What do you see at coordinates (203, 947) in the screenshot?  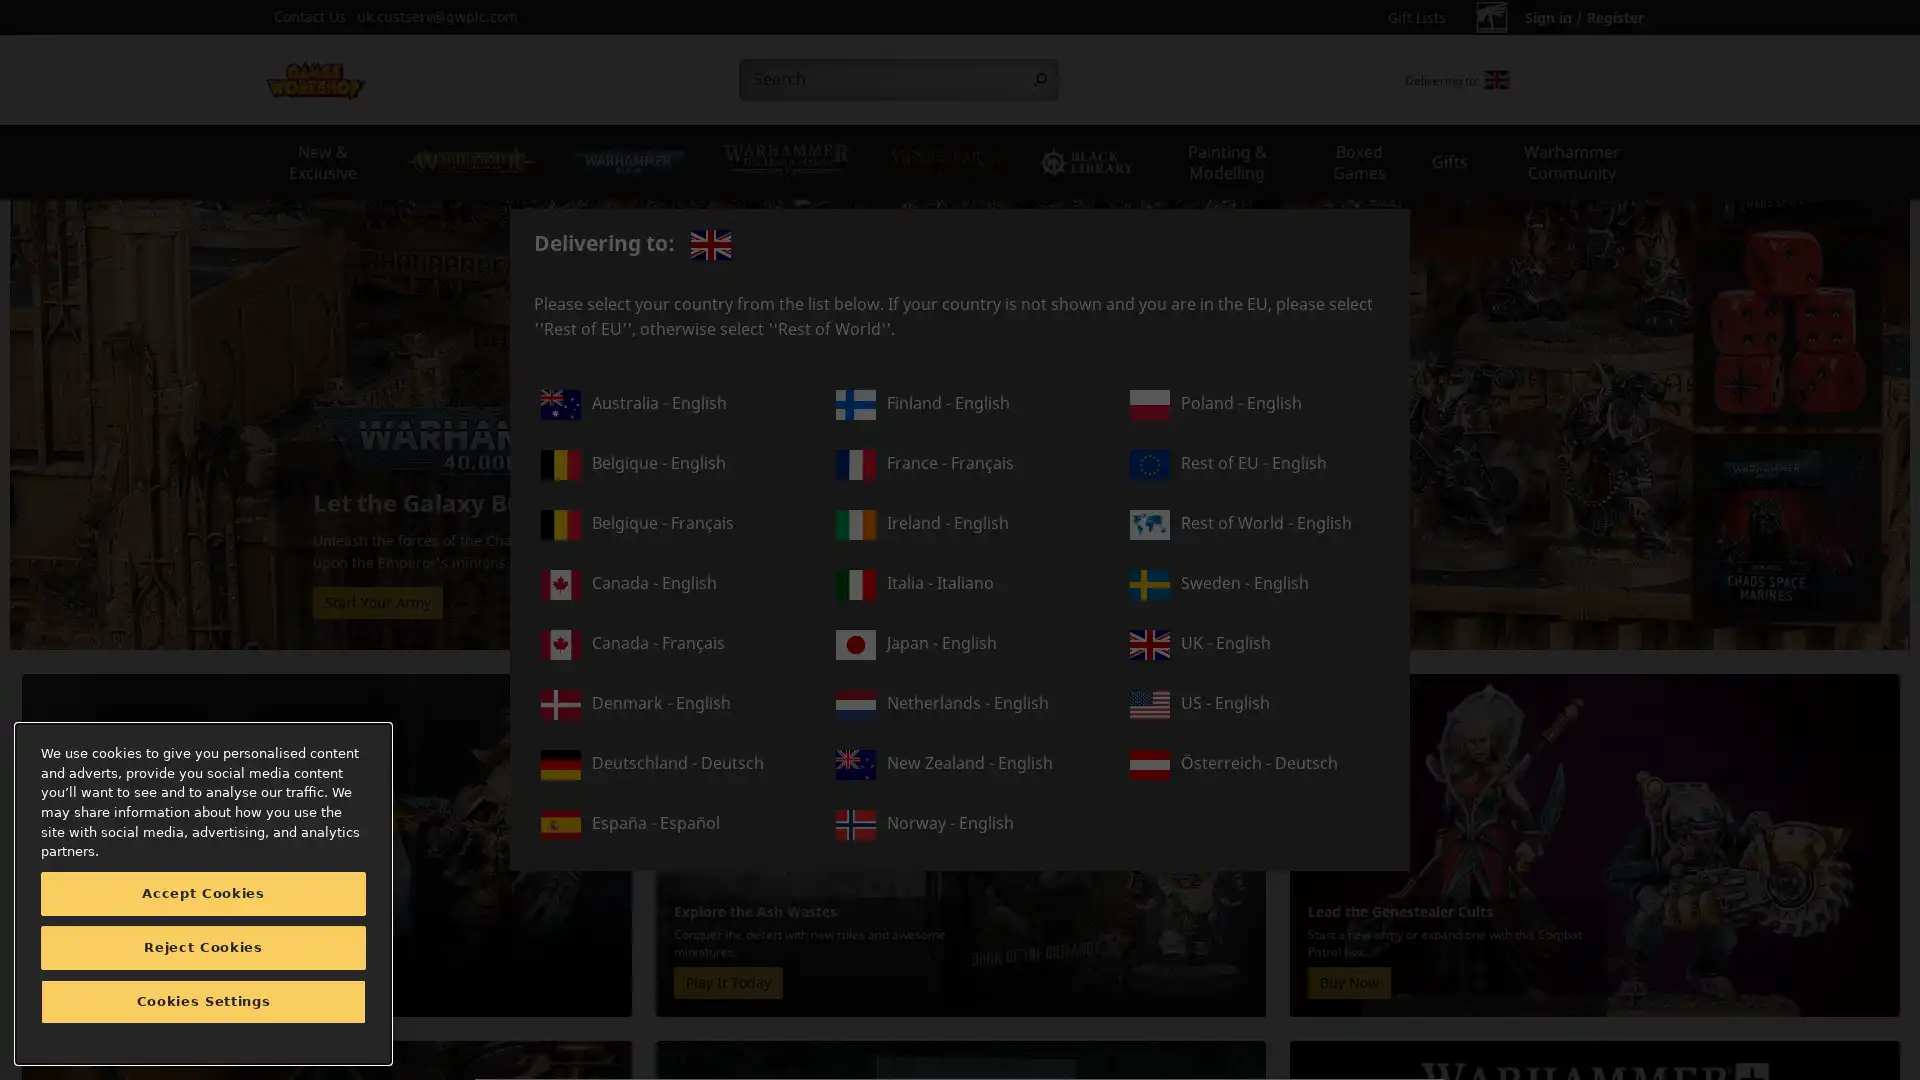 I see `Reject Cookies` at bounding box center [203, 947].